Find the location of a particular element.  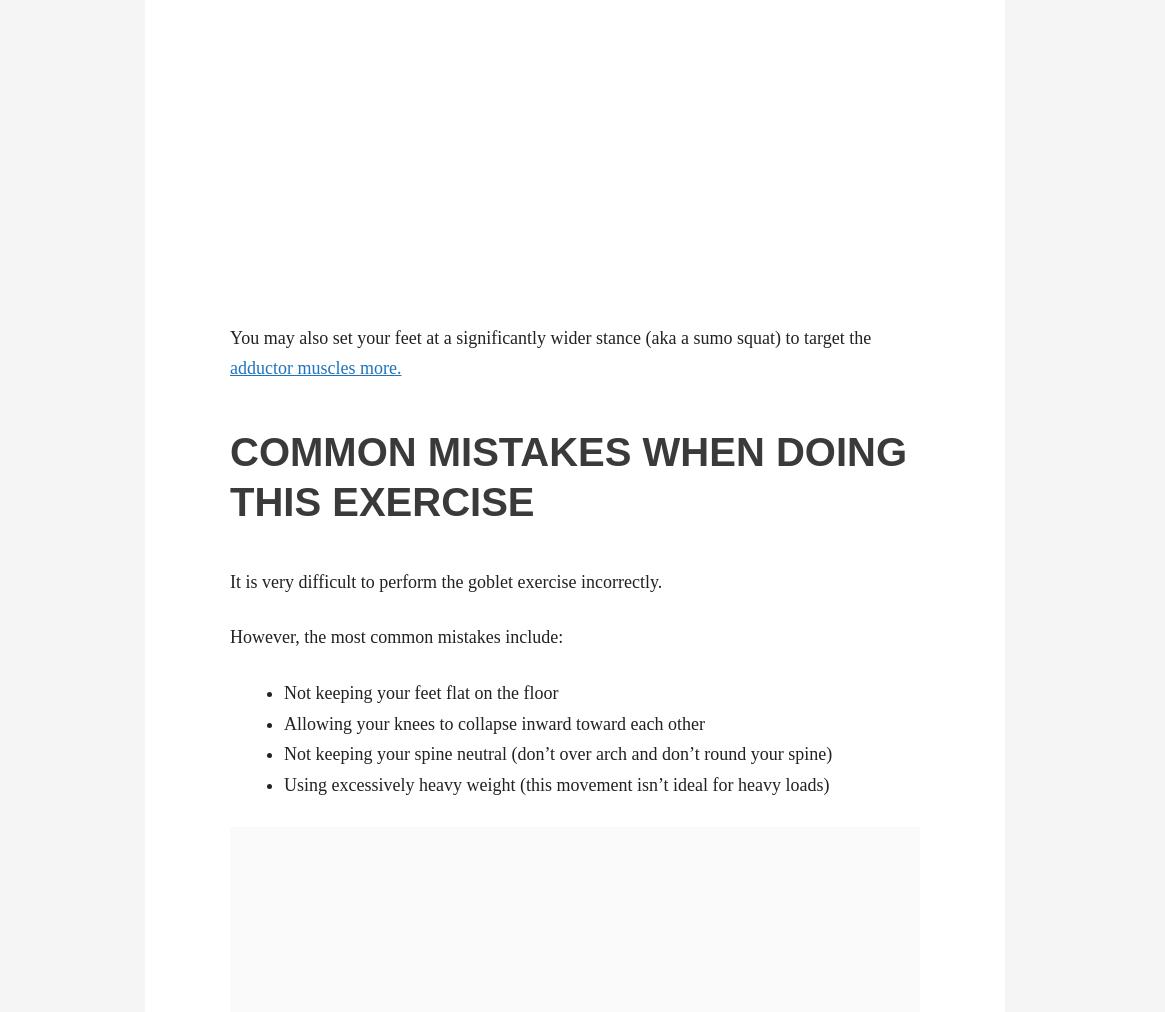

'WHEN DOING THIS EXERCISE' is located at coordinates (229, 476).